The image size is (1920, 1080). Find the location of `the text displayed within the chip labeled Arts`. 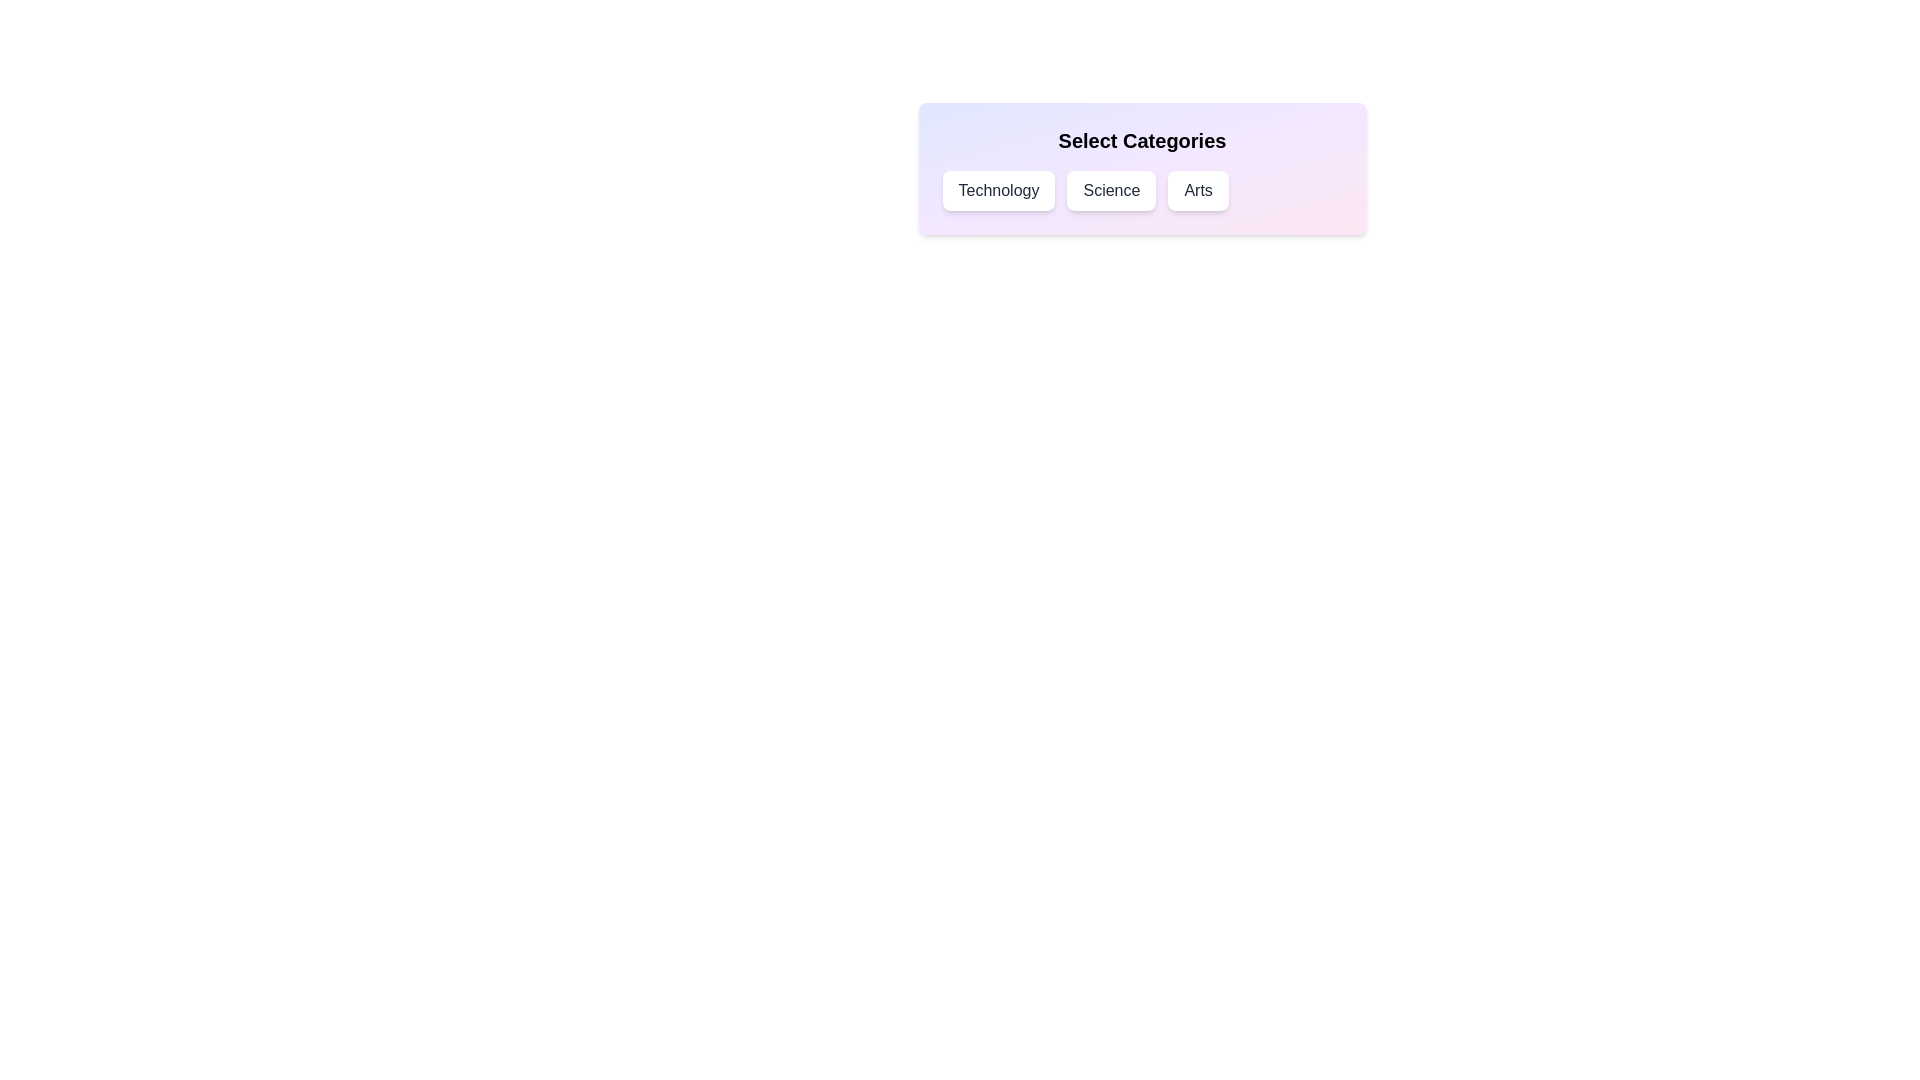

the text displayed within the chip labeled Arts is located at coordinates (1198, 191).